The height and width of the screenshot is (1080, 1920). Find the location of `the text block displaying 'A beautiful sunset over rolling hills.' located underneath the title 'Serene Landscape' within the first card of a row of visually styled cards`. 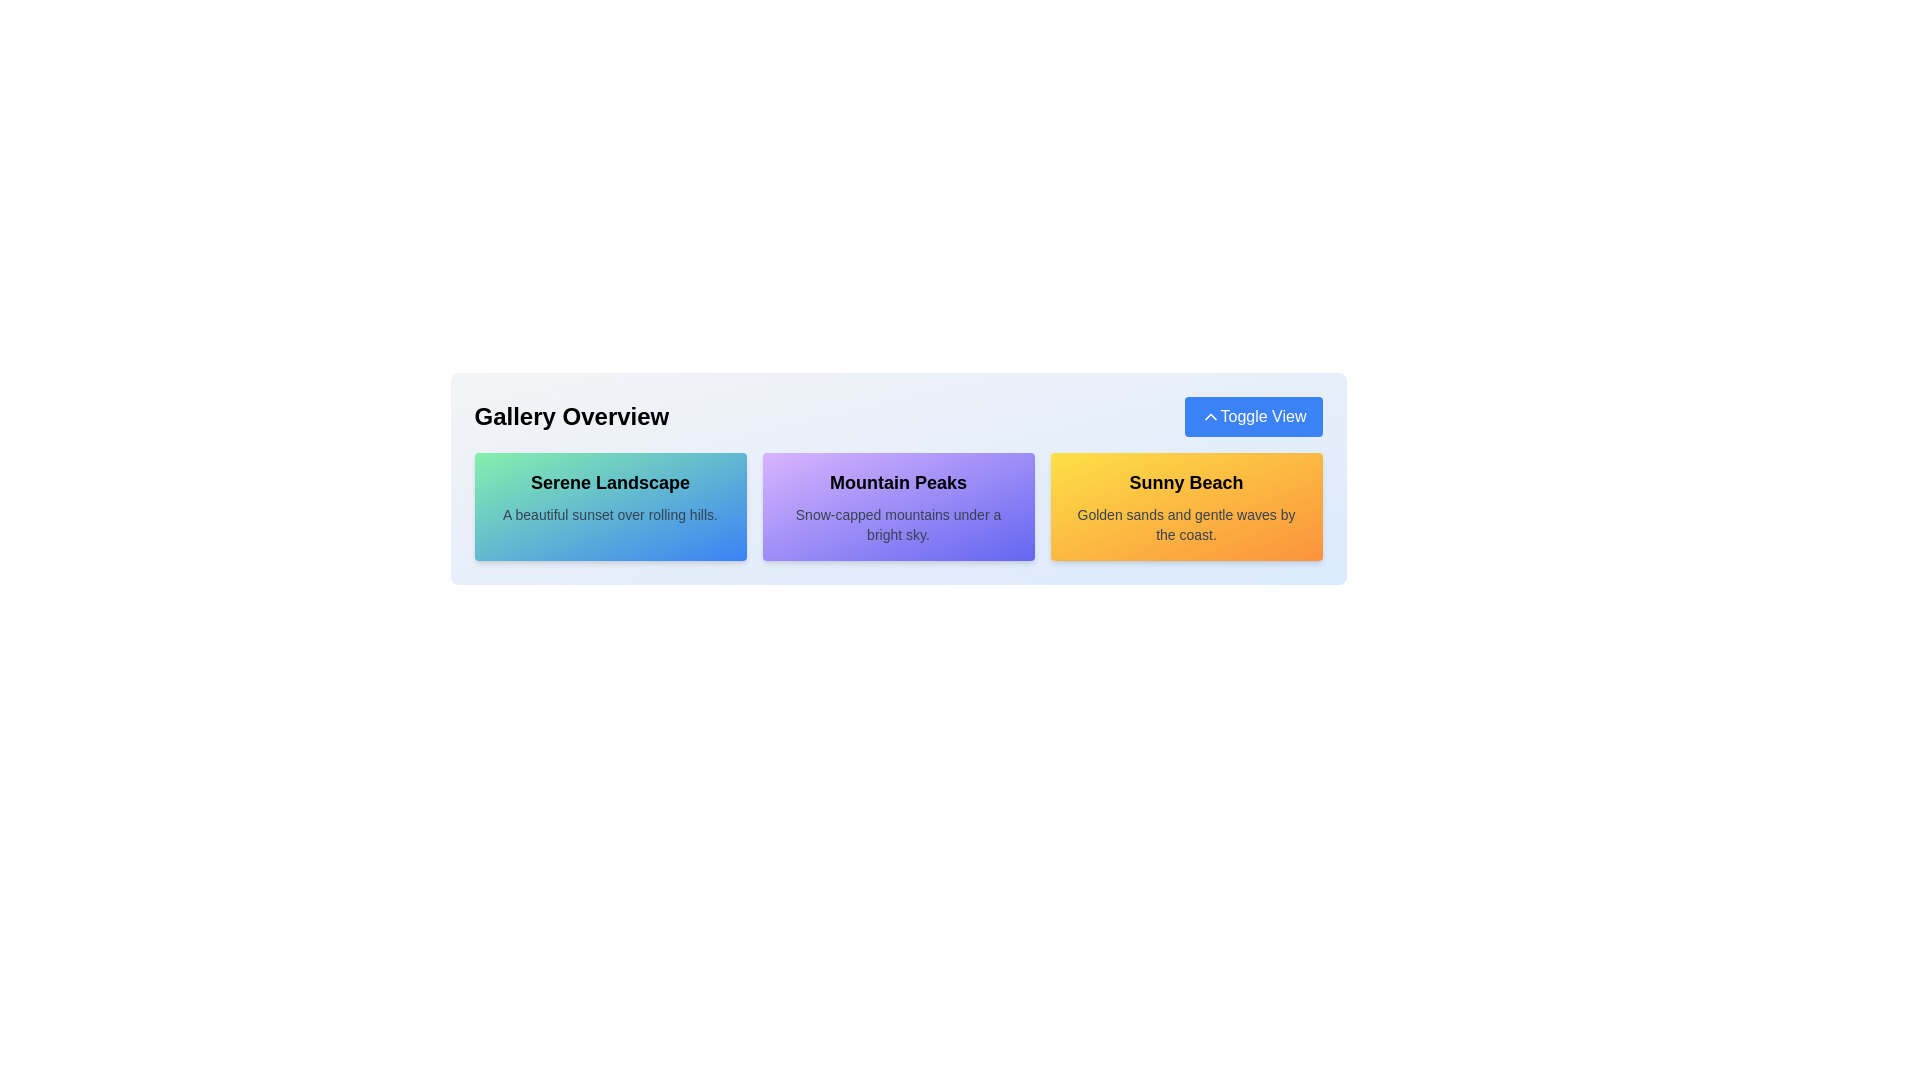

the text block displaying 'A beautiful sunset over rolling hills.' located underneath the title 'Serene Landscape' within the first card of a row of visually styled cards is located at coordinates (609, 514).